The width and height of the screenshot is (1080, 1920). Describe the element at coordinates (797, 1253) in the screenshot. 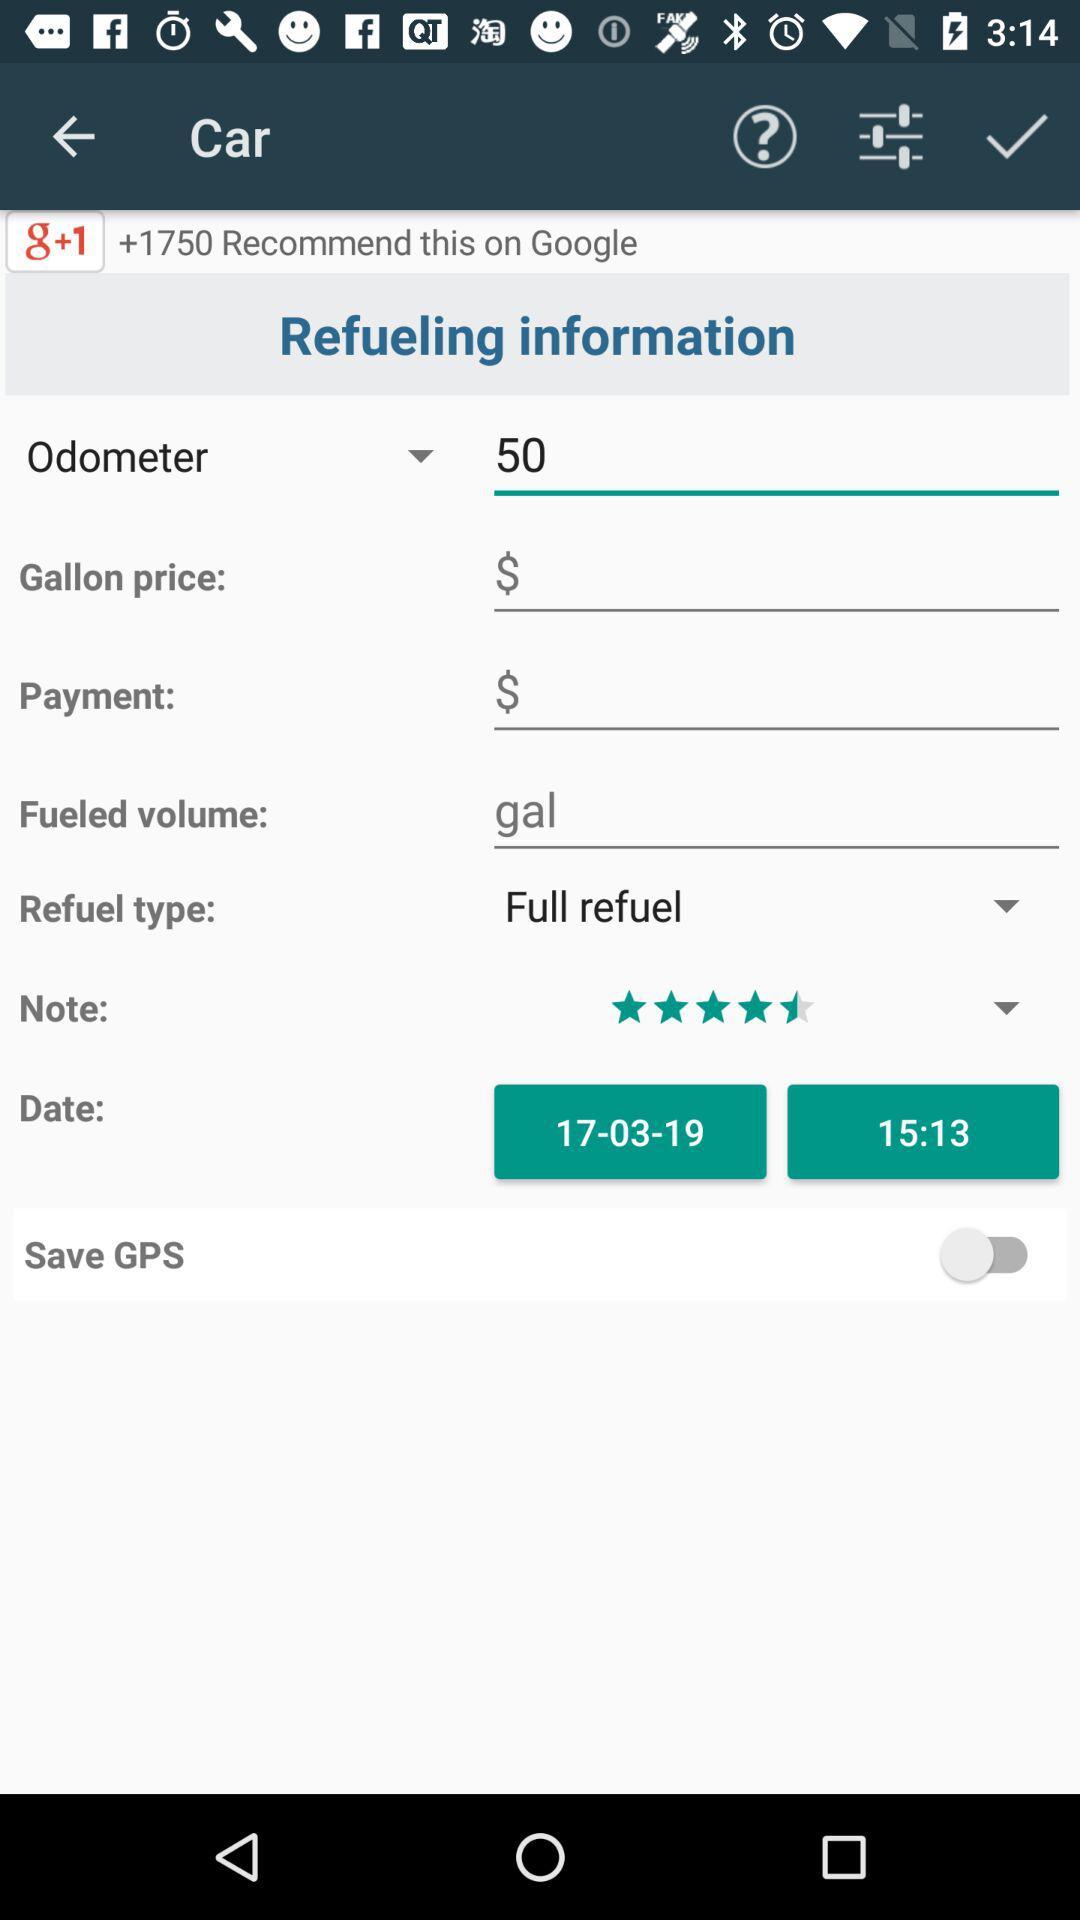

I see `save` at that location.